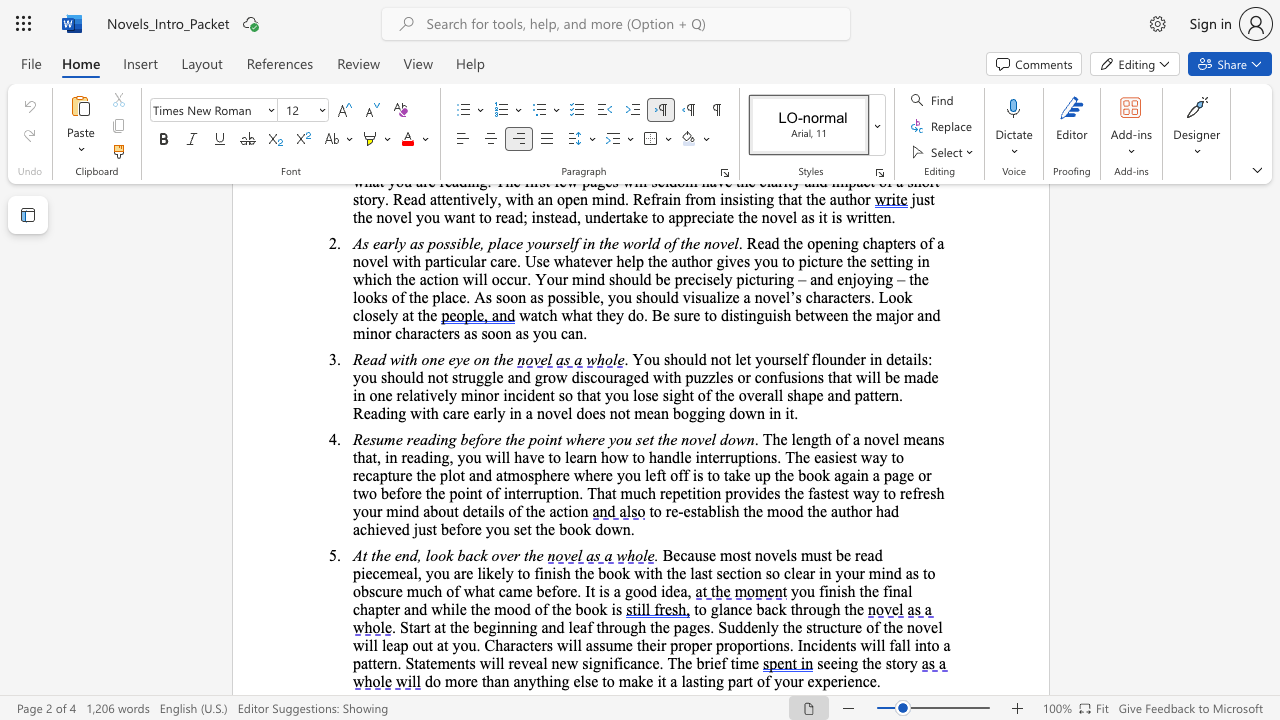 The height and width of the screenshot is (720, 1280). What do you see at coordinates (506, 608) in the screenshot?
I see `the subset text "ood of the book" within the text "and while the mood of the book is"` at bounding box center [506, 608].